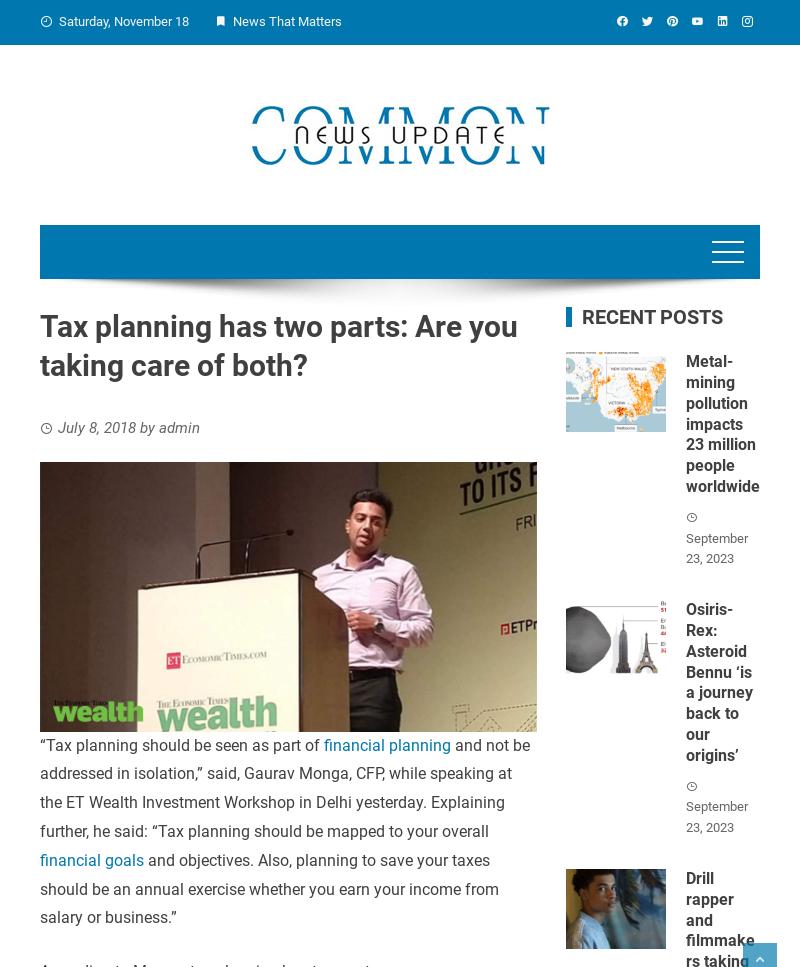 Image resolution: width=800 pixels, height=967 pixels. Describe the element at coordinates (96, 426) in the screenshot. I see `'July 8, 2018'` at that location.